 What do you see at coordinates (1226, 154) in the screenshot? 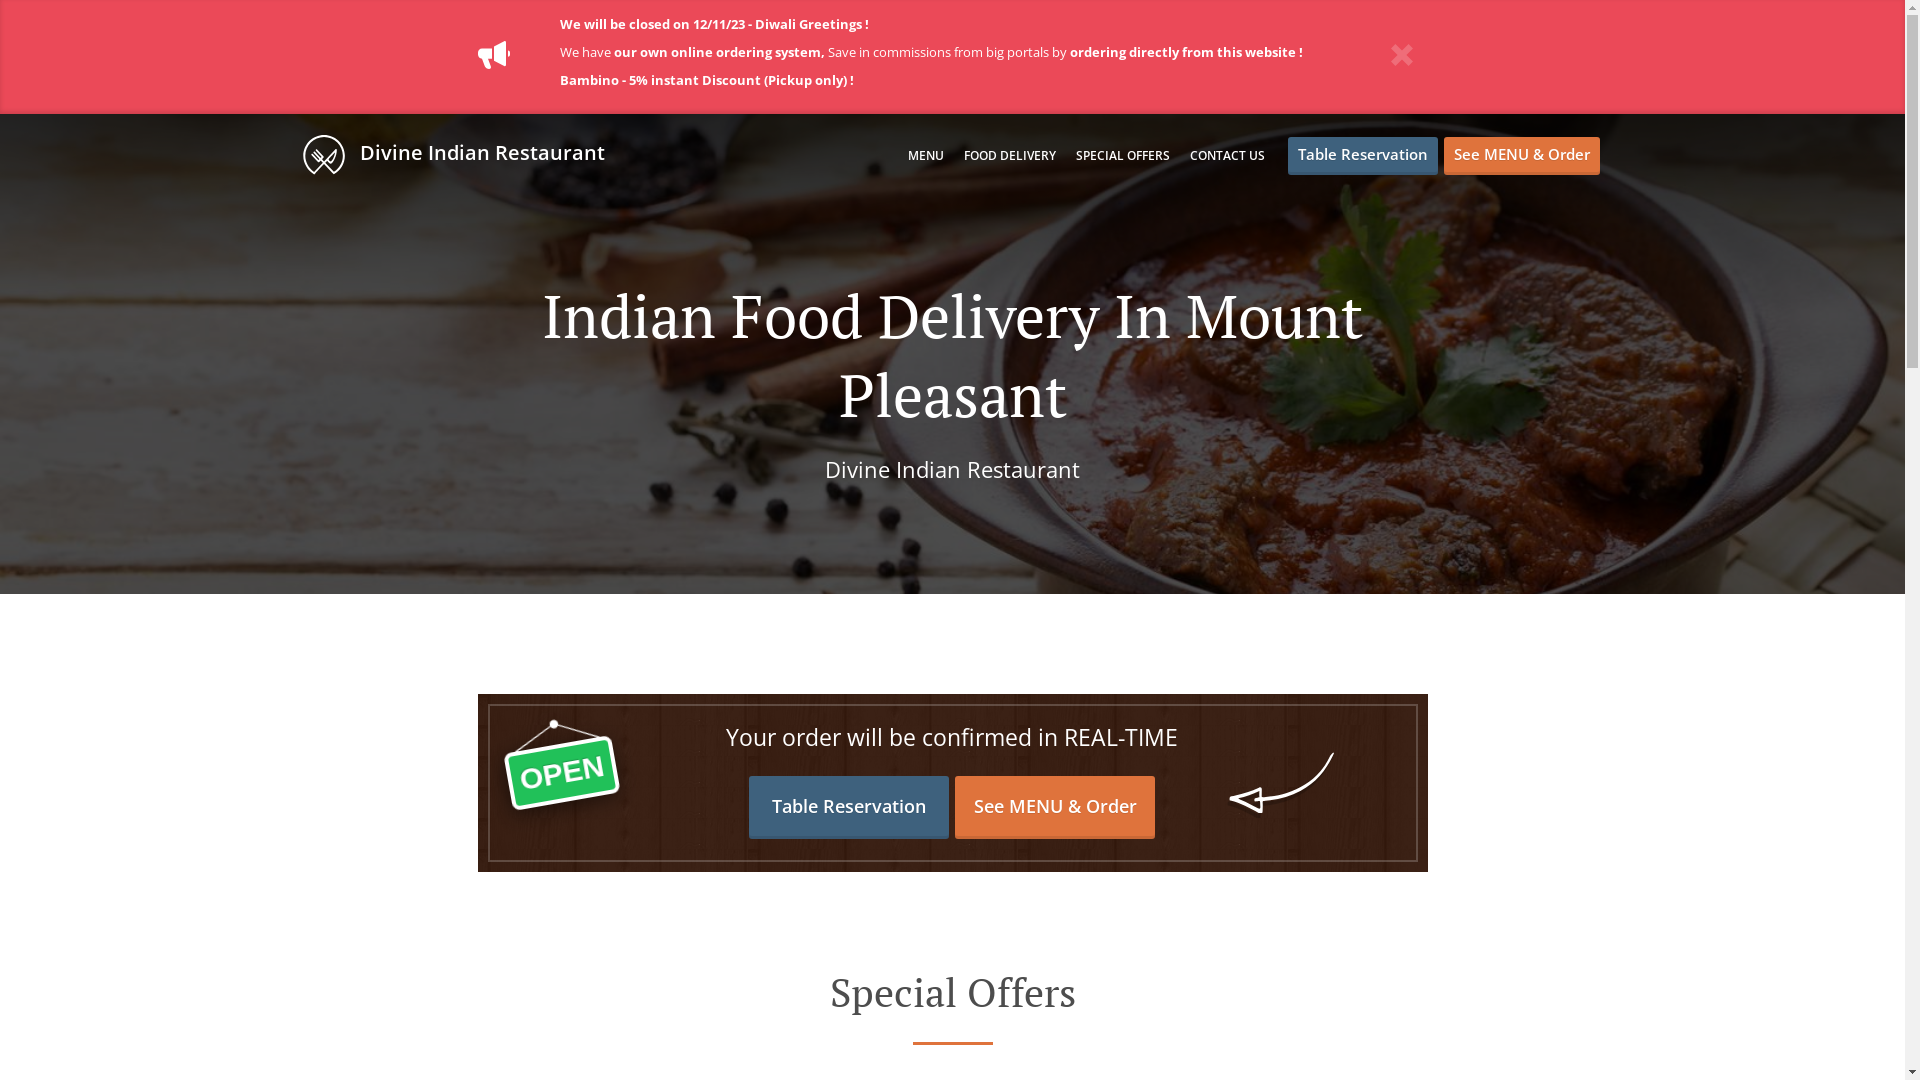
I see `'CONTACT US'` at bounding box center [1226, 154].